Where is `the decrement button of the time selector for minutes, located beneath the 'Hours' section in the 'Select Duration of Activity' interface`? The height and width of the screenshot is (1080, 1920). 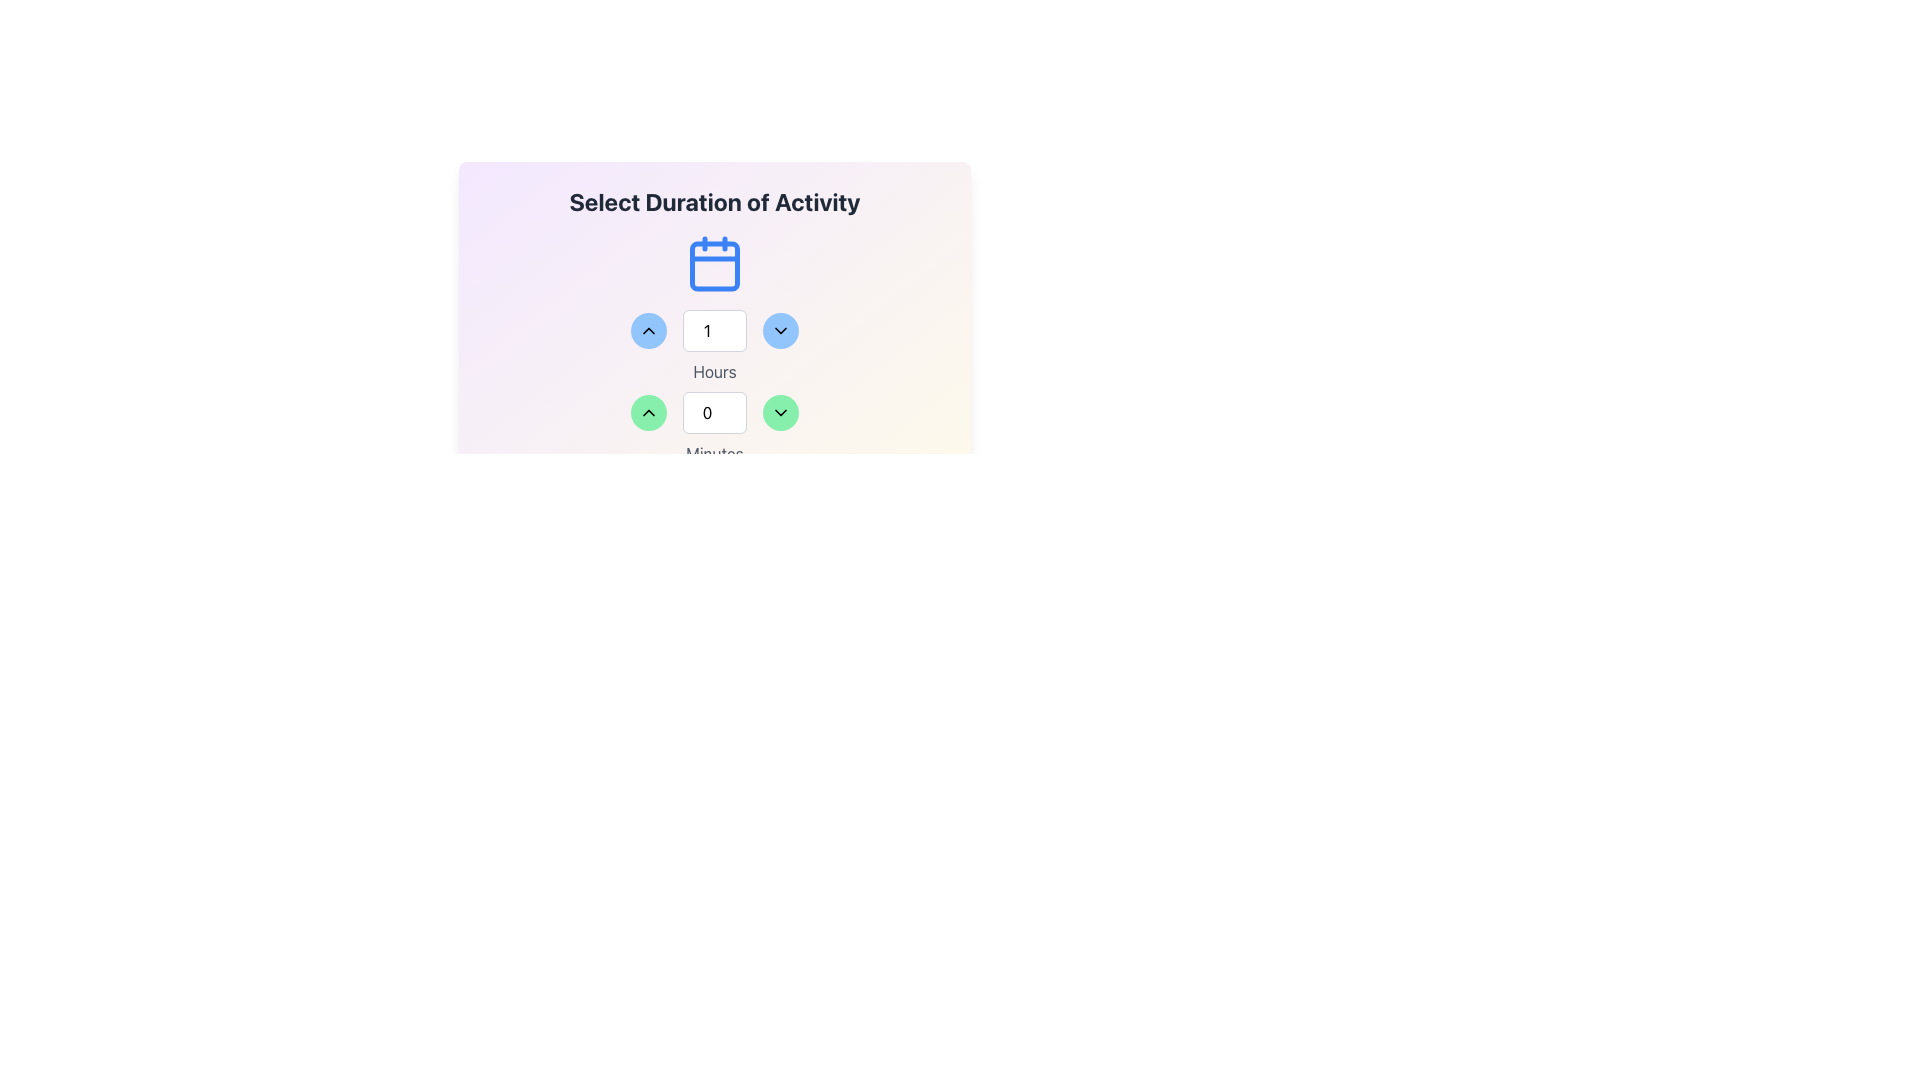 the decrement button of the time selector for minutes, located beneath the 'Hours' section in the 'Select Duration of Activity' interface is located at coordinates (715, 411).